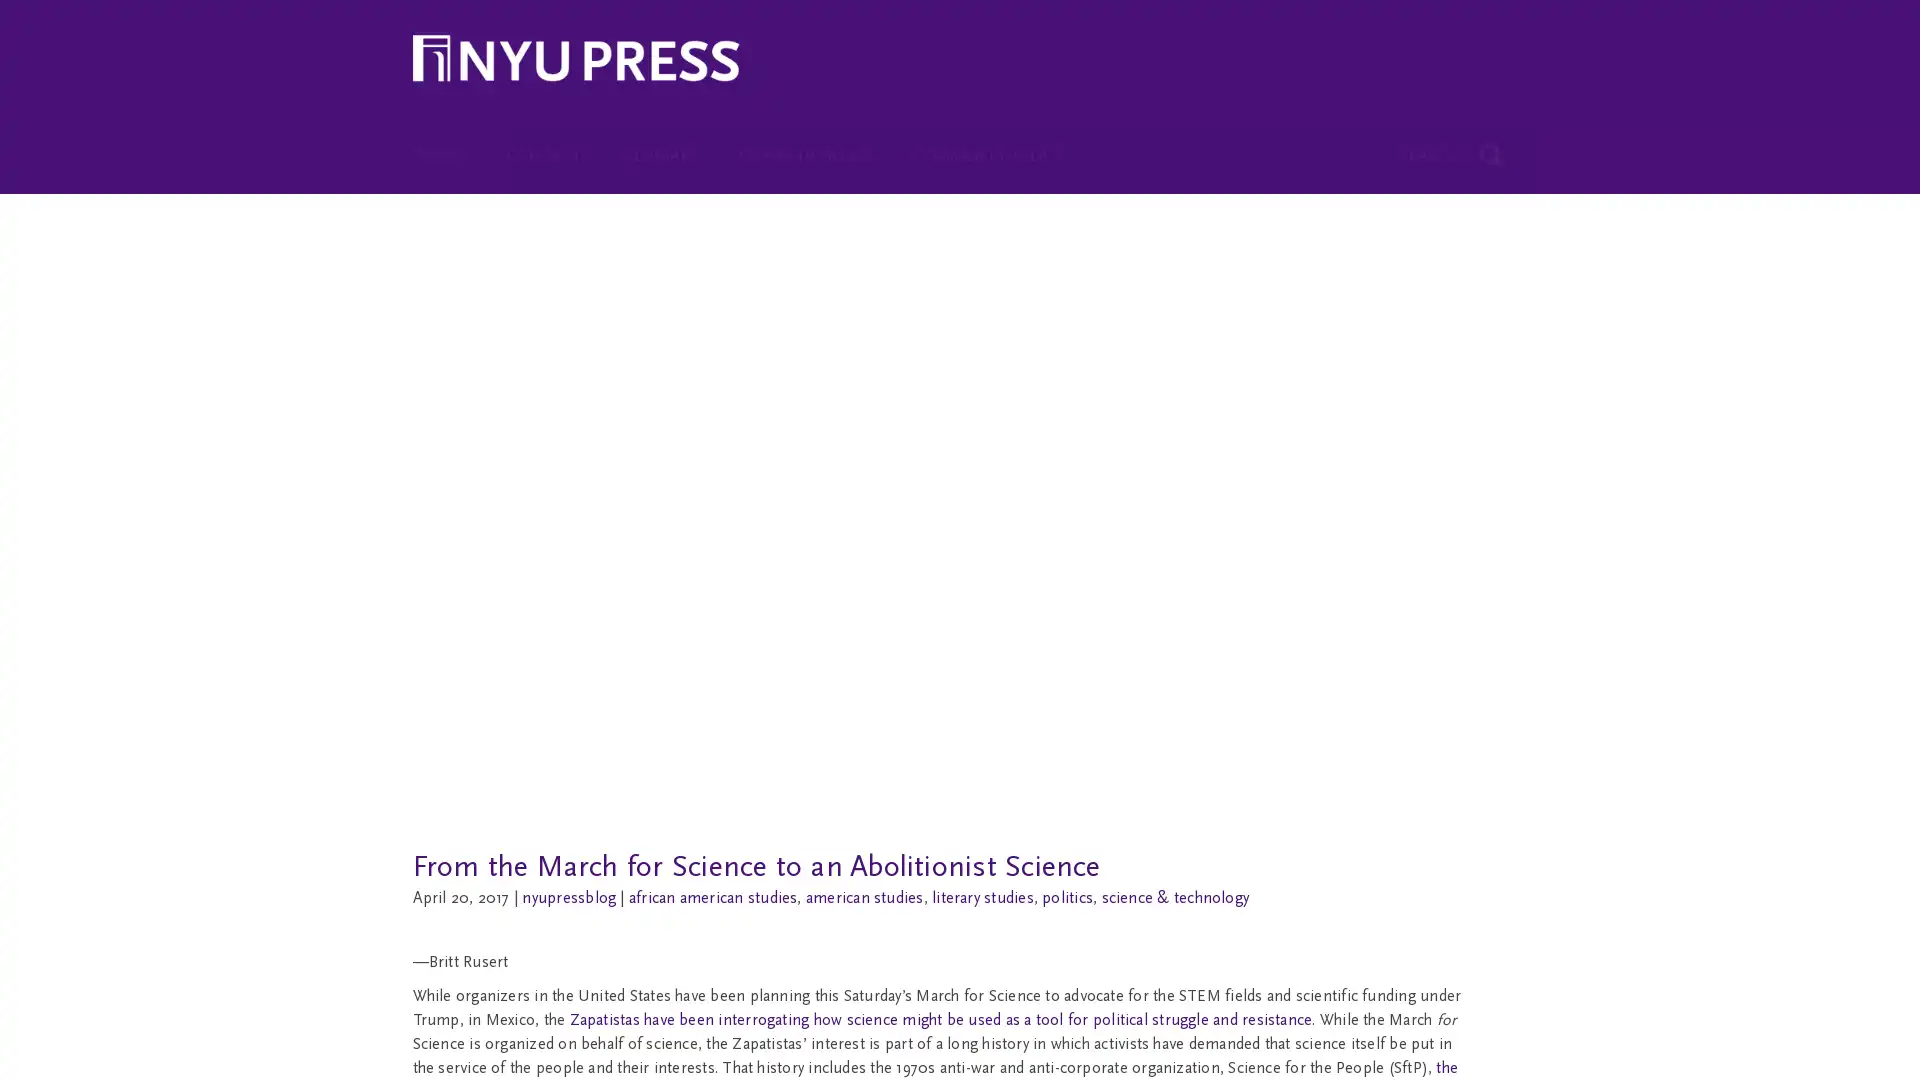 The width and height of the screenshot is (1920, 1080). What do you see at coordinates (1453, 140) in the screenshot?
I see `SEARCH` at bounding box center [1453, 140].